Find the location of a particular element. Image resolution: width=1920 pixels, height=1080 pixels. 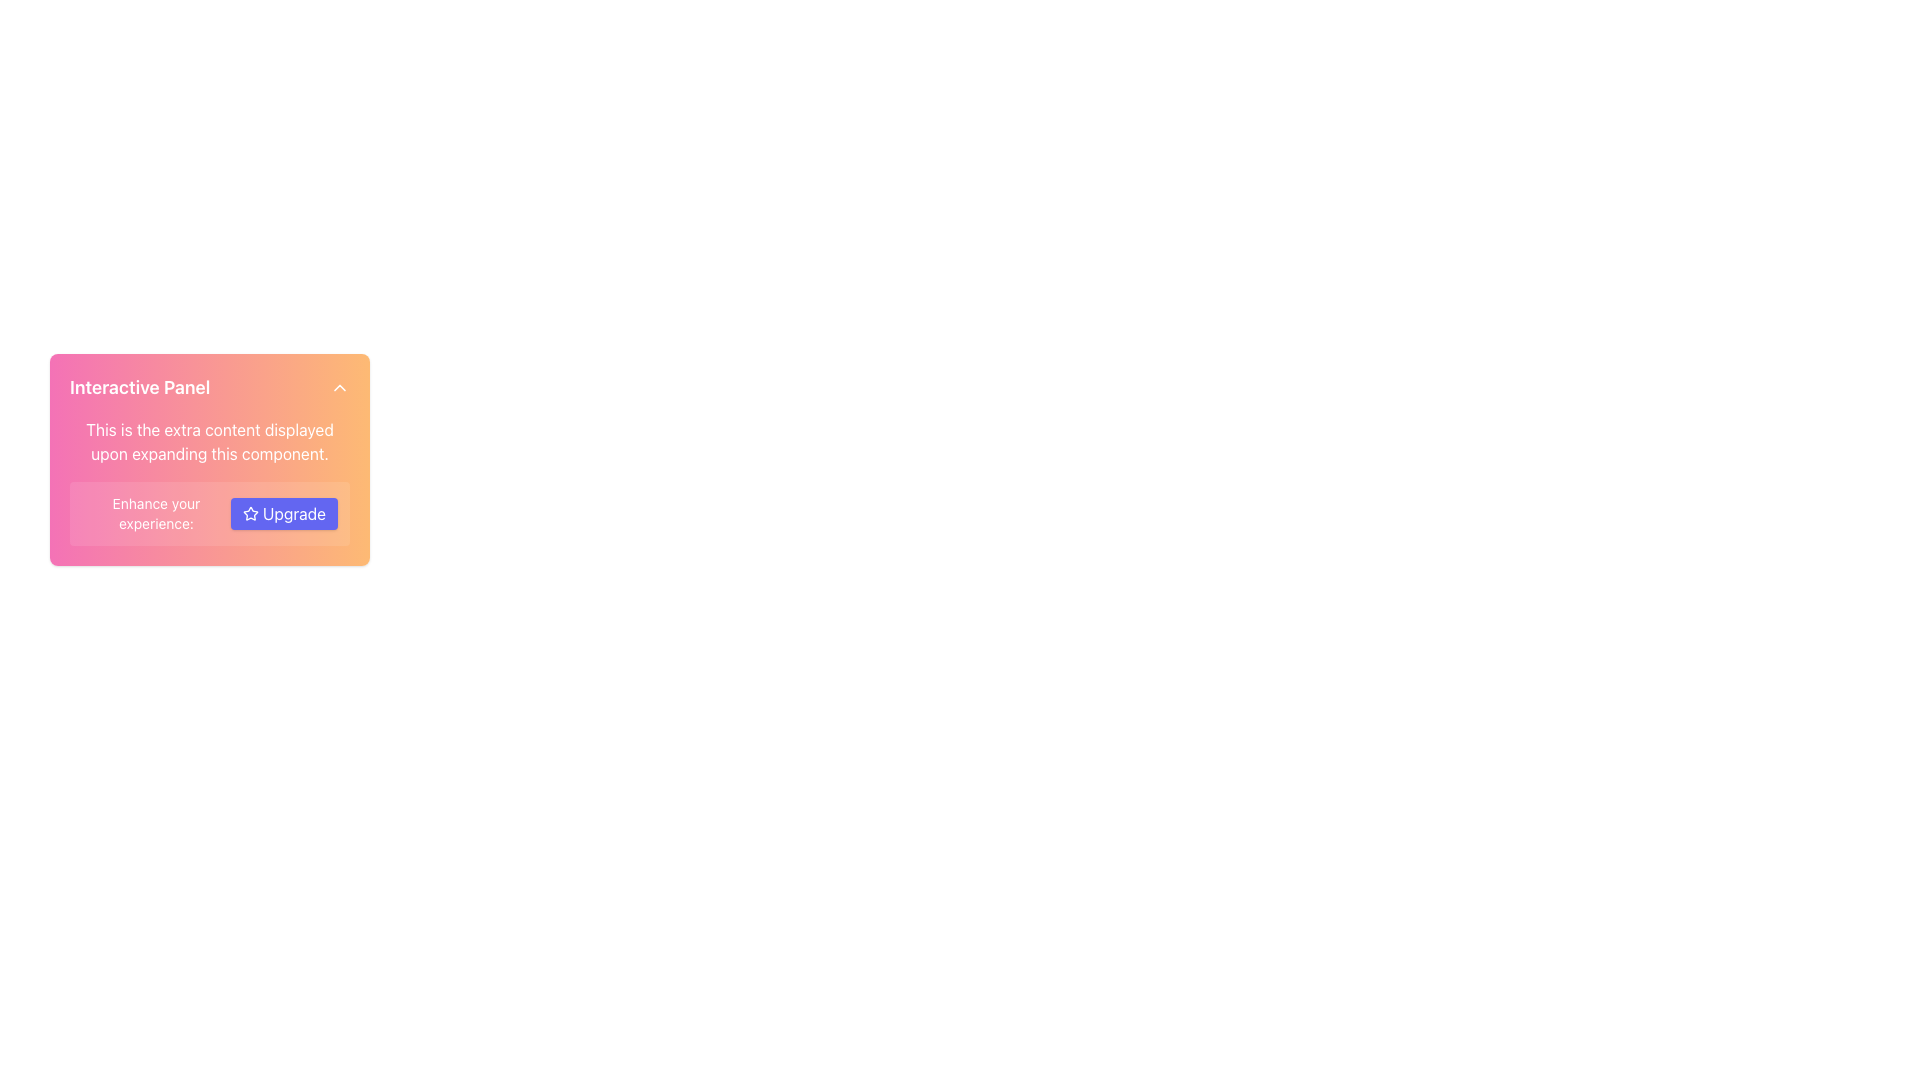

the interactive panel labeled by the text label is located at coordinates (139, 388).